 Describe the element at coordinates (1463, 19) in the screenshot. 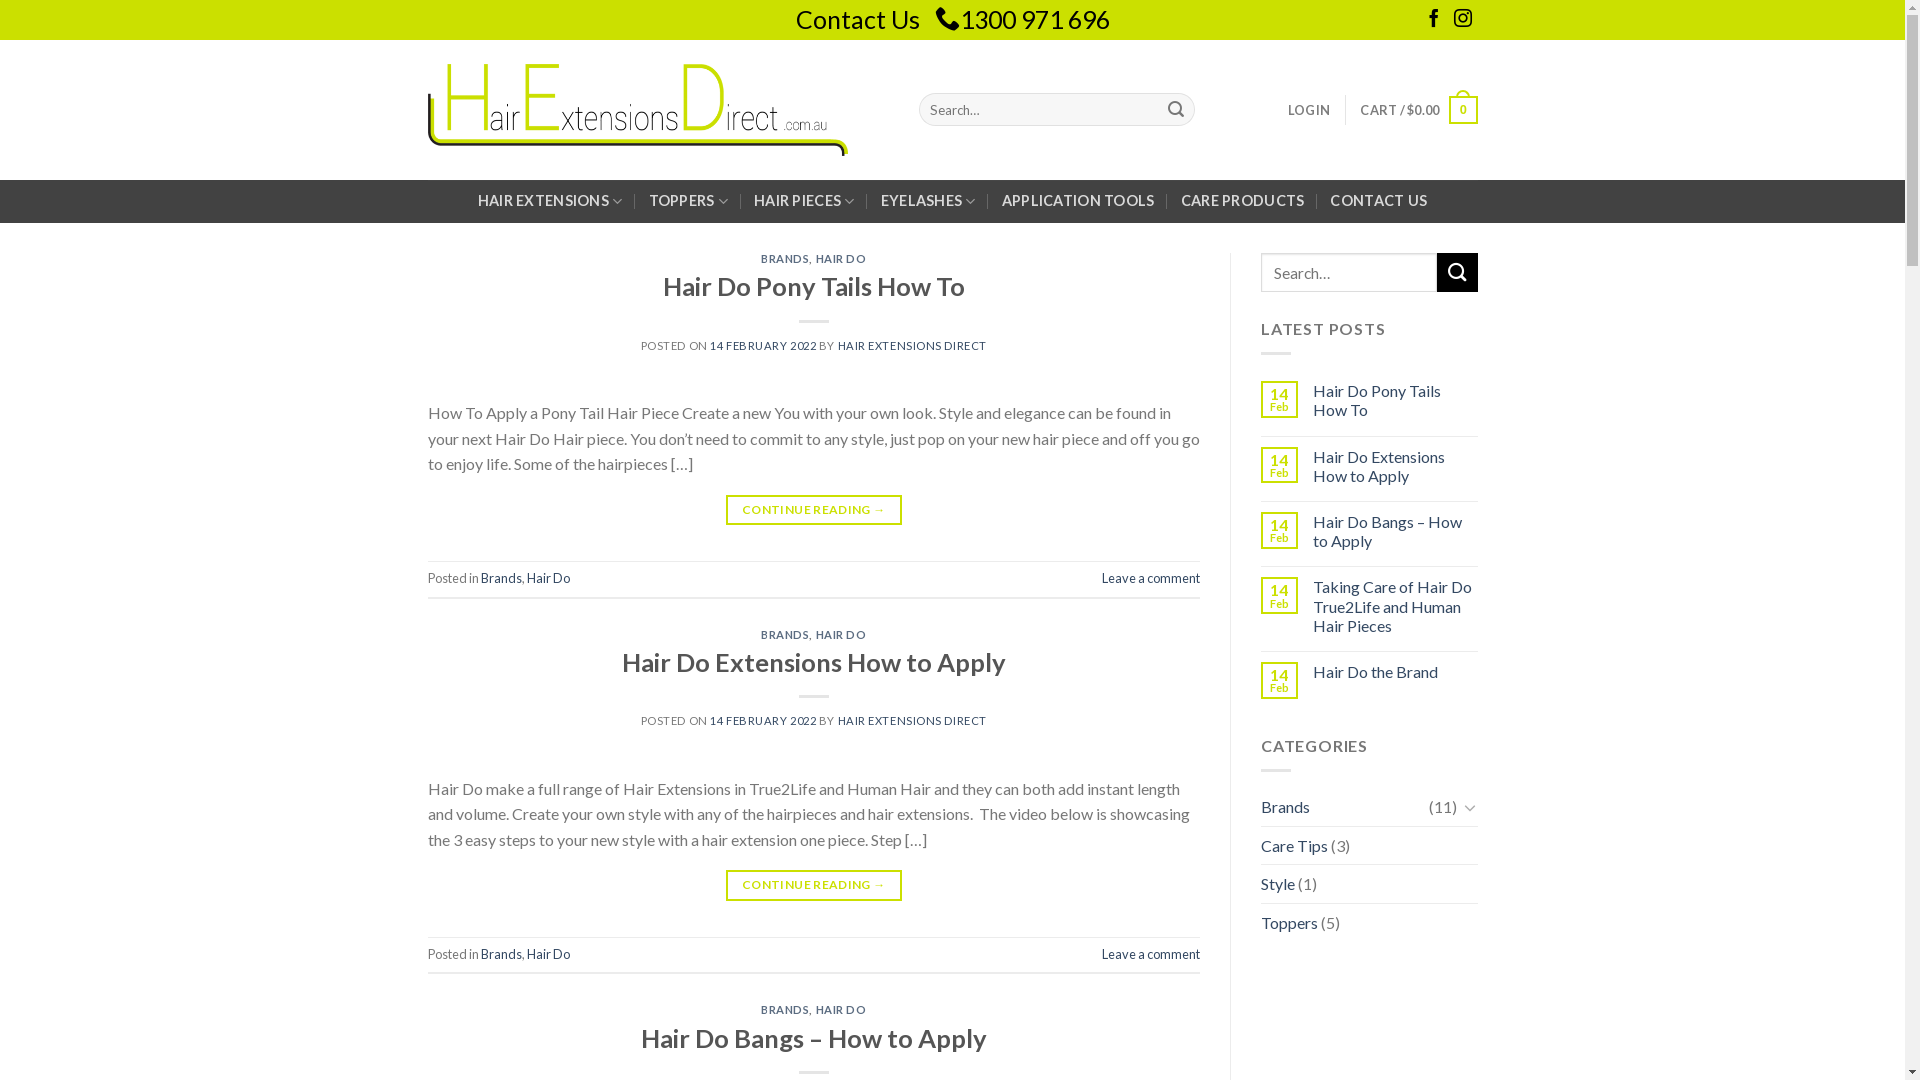

I see `'Follow on Instagram'` at that location.